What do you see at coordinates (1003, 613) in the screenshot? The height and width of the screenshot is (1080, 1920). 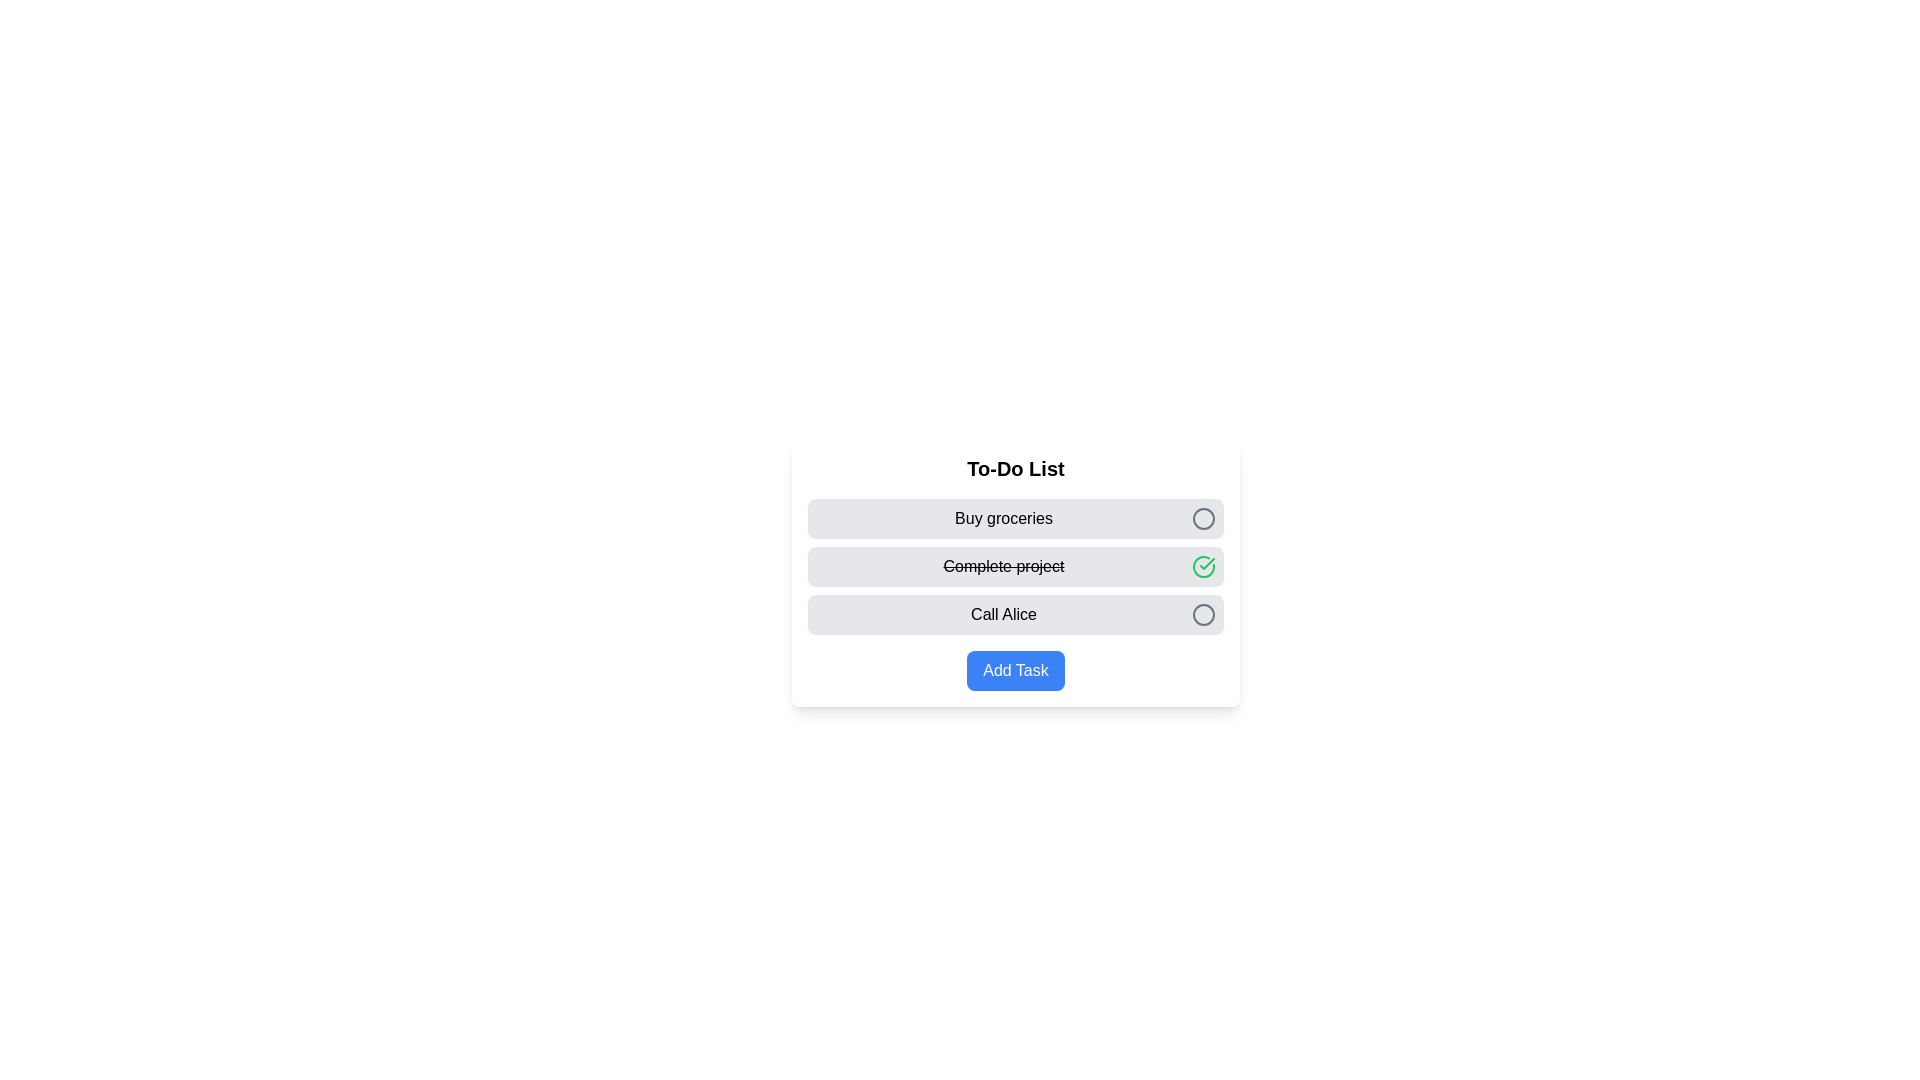 I see `the 'Call Alice' text label in the task list, which is the third item in the 'To-Do List' interface, styled with a simple font and subtle gray background` at bounding box center [1003, 613].